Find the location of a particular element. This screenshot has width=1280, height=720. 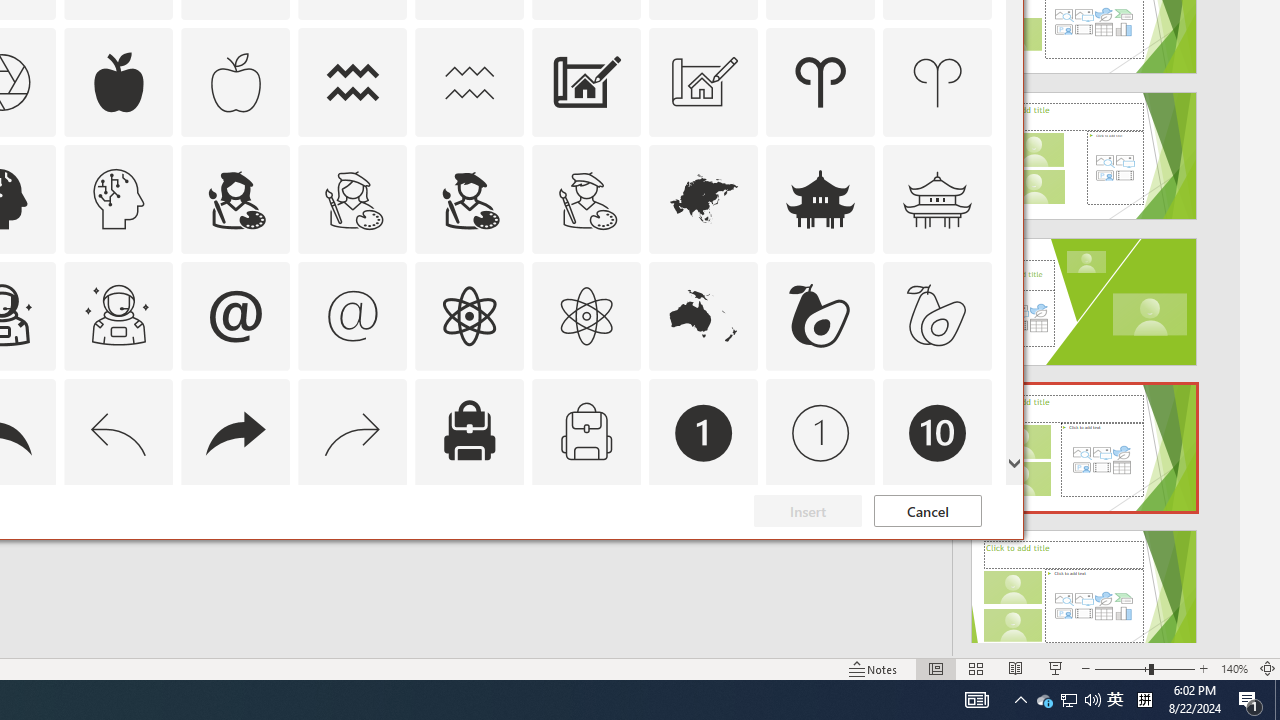

'AutomationID: Icons_Badge1_M' is located at coordinates (821, 431).